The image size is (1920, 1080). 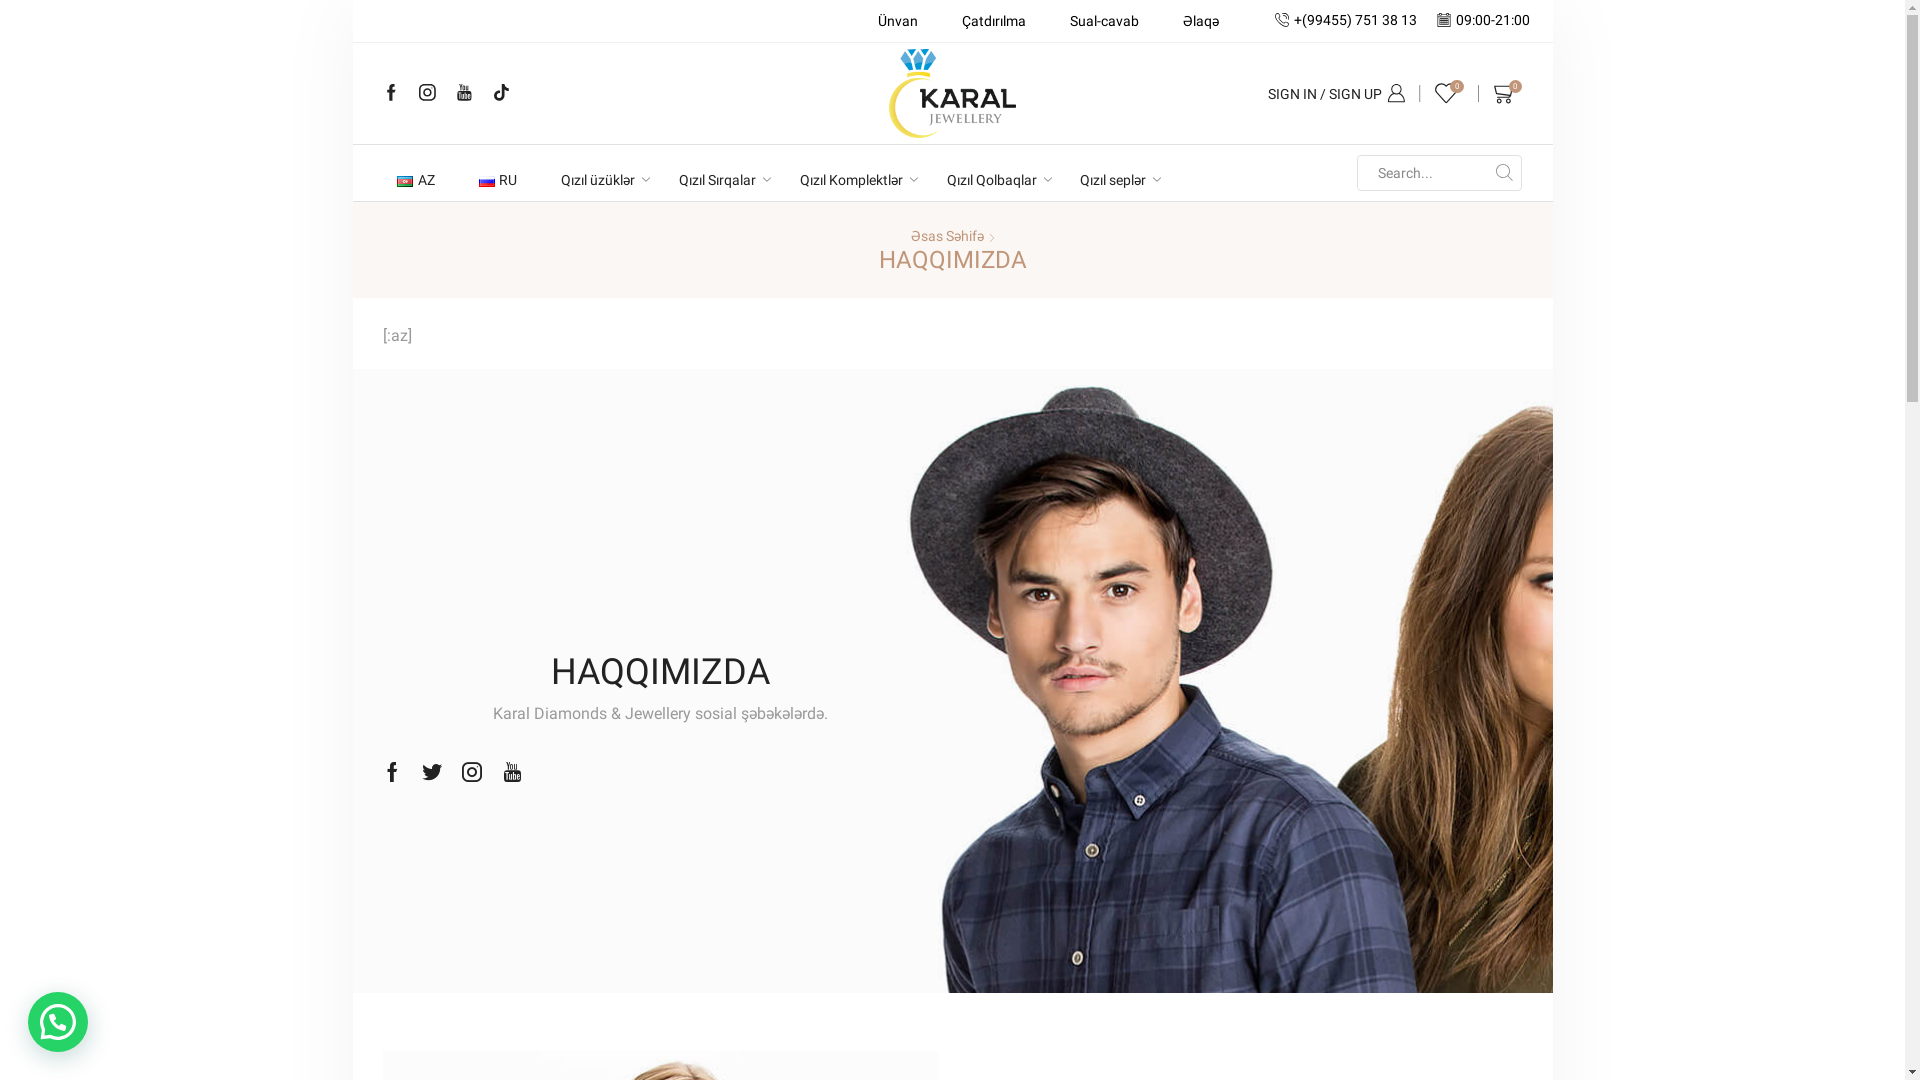 What do you see at coordinates (426, 93) in the screenshot?
I see `'Instagram'` at bounding box center [426, 93].